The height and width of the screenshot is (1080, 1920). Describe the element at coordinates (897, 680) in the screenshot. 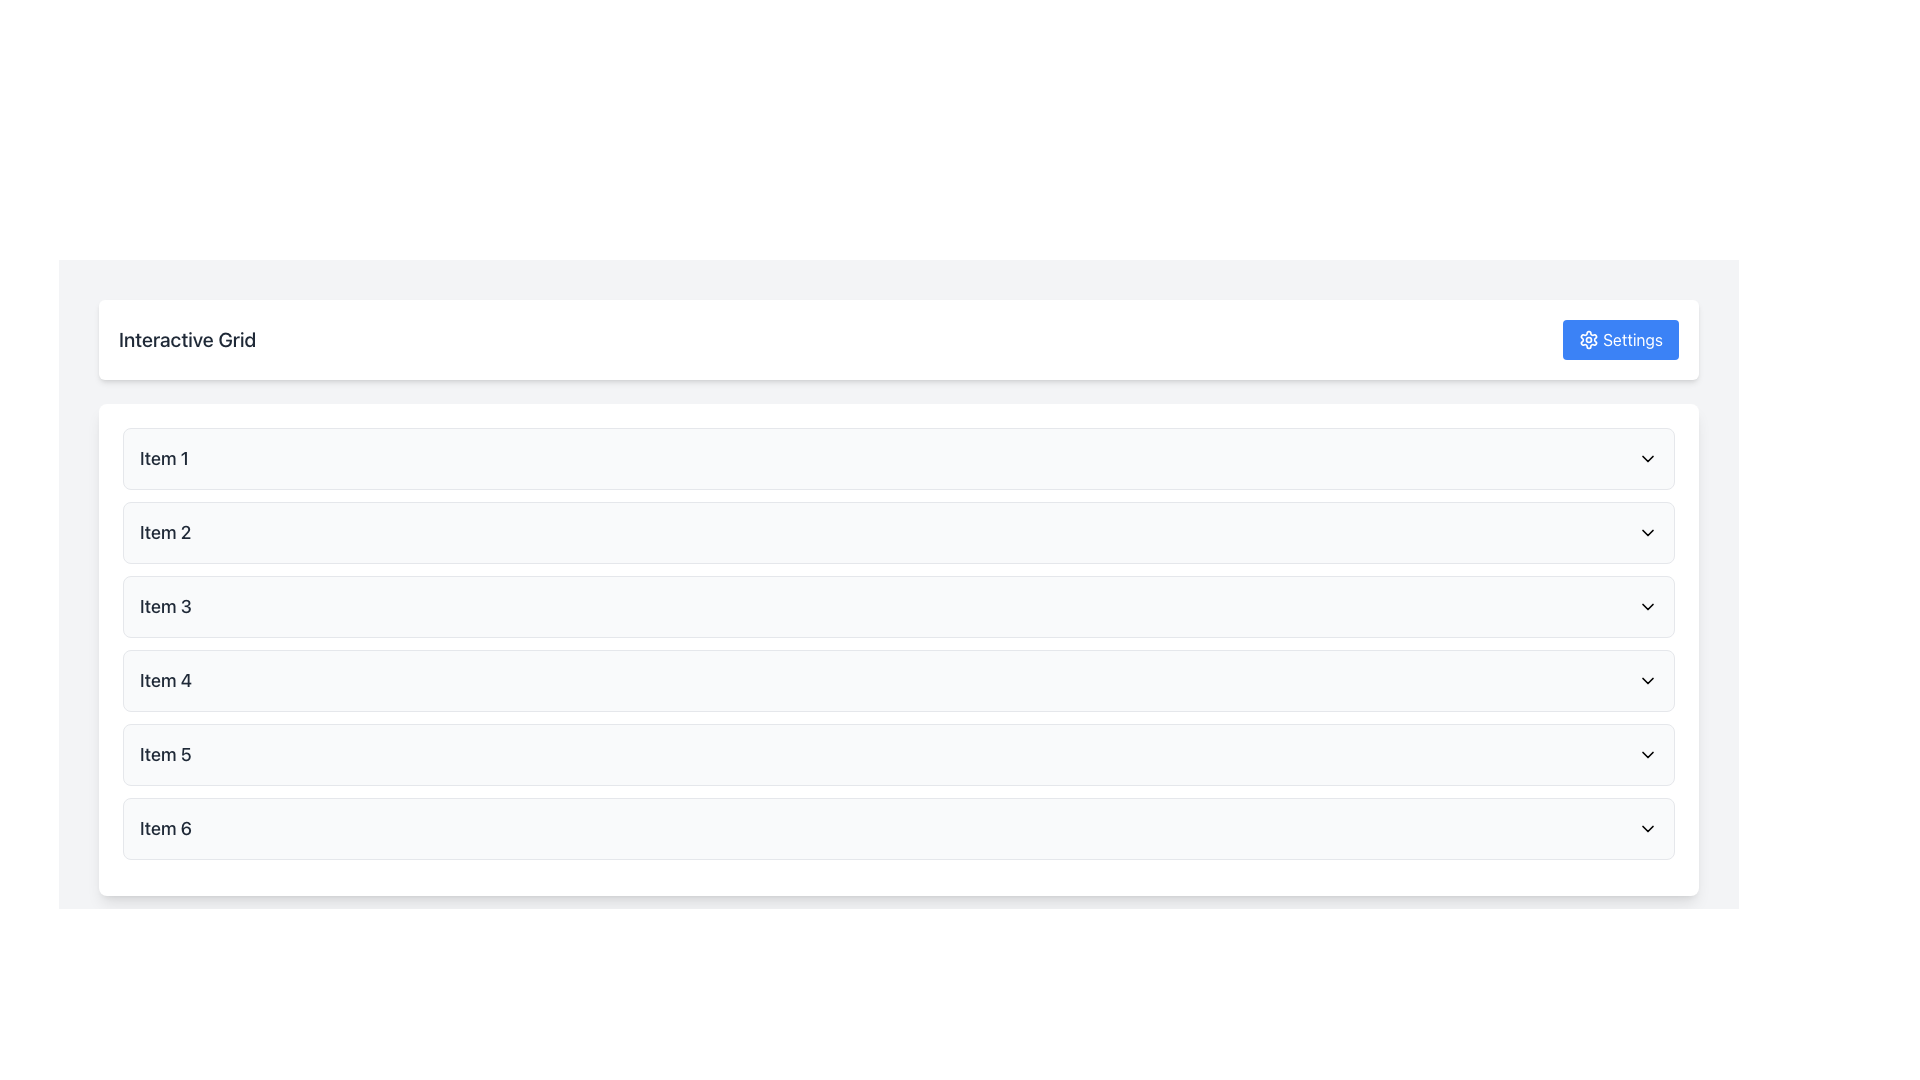

I see `keyboard navigation` at that location.